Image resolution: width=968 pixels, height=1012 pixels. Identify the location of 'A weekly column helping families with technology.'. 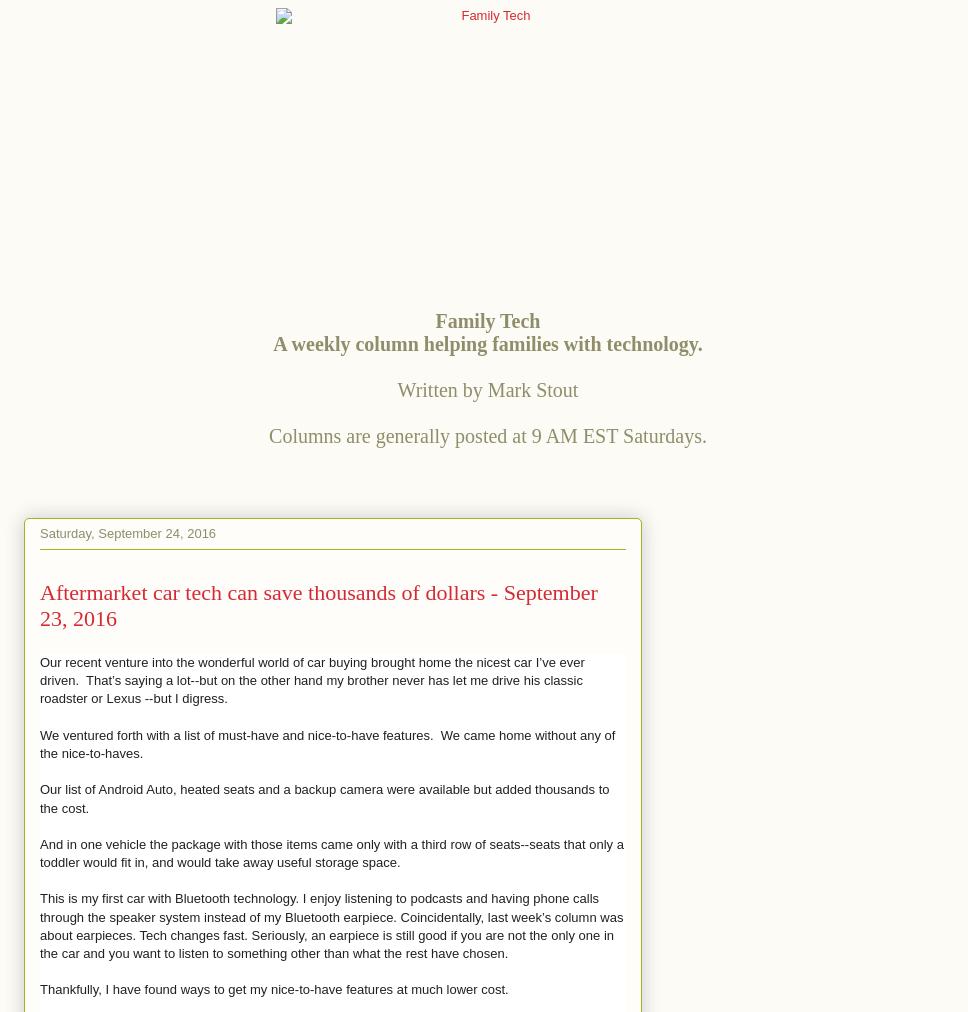
(487, 342).